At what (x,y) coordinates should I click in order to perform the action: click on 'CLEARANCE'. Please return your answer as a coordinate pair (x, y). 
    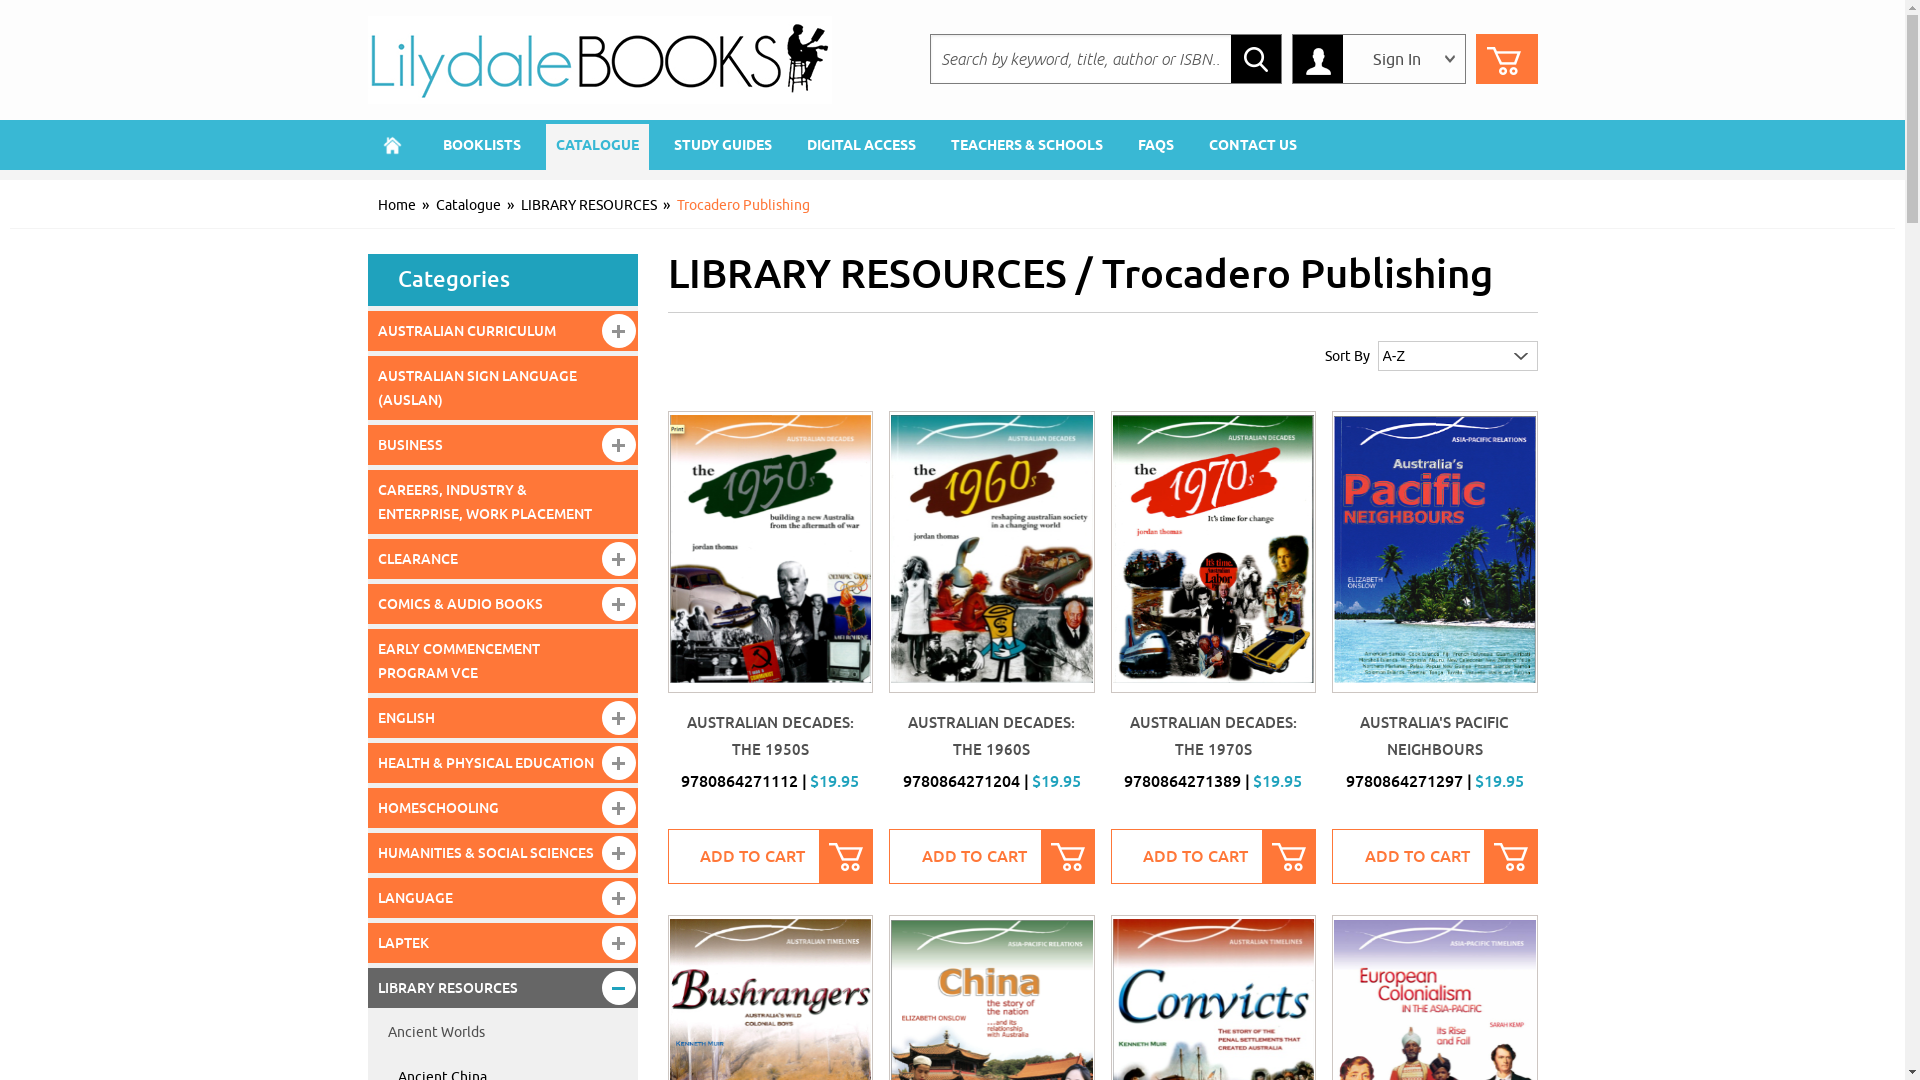
    Looking at the image, I should click on (503, 559).